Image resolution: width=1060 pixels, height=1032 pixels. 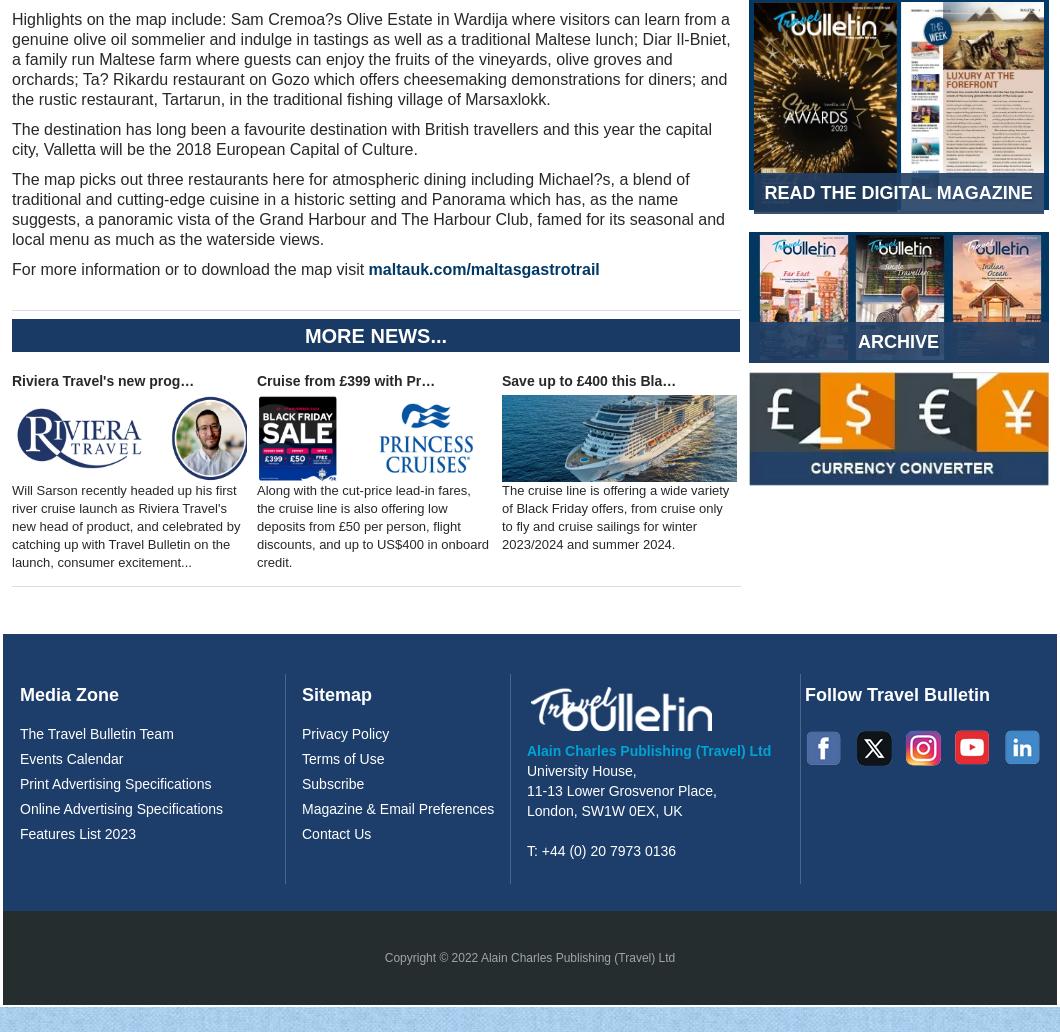 I want to click on 'Sitemap', so click(x=336, y=693).